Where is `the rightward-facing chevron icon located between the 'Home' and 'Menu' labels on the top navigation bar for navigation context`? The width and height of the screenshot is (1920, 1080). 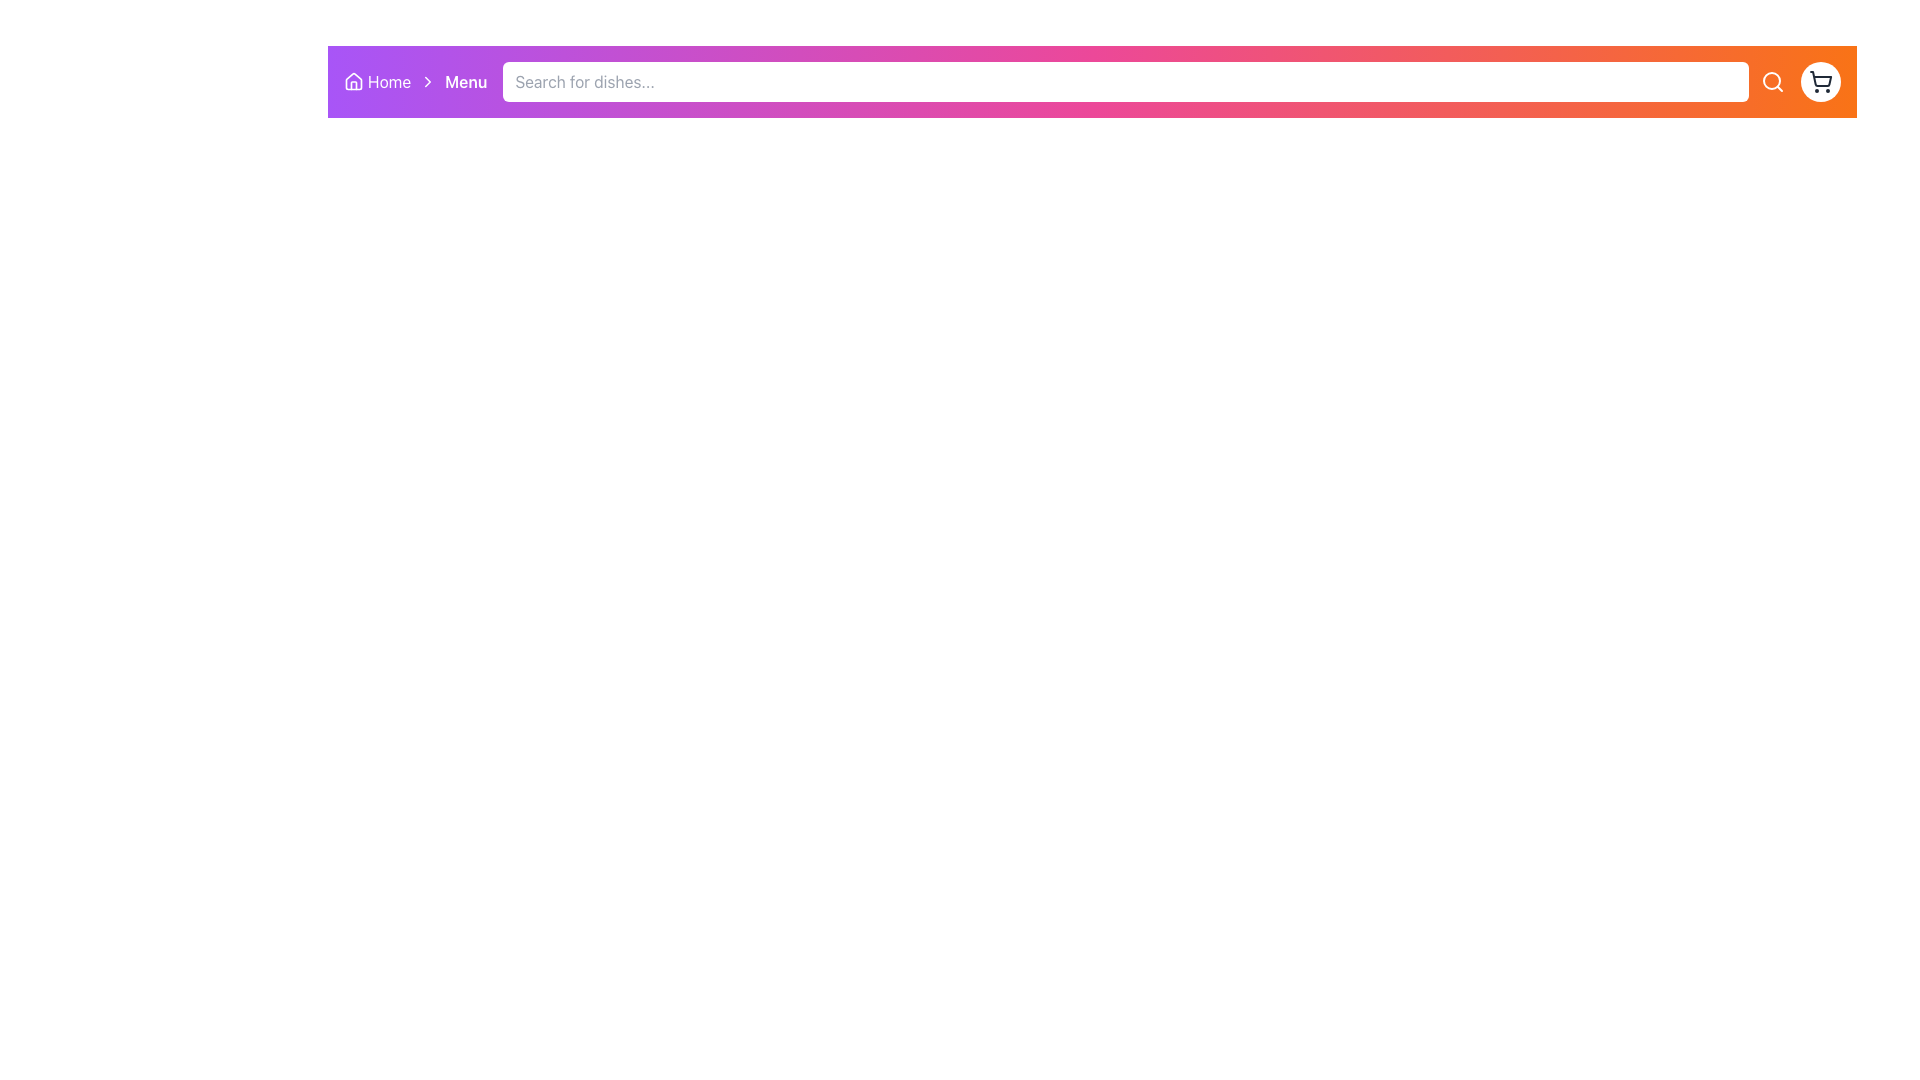
the rightward-facing chevron icon located between the 'Home' and 'Menu' labels on the top navigation bar for navigation context is located at coordinates (427, 80).